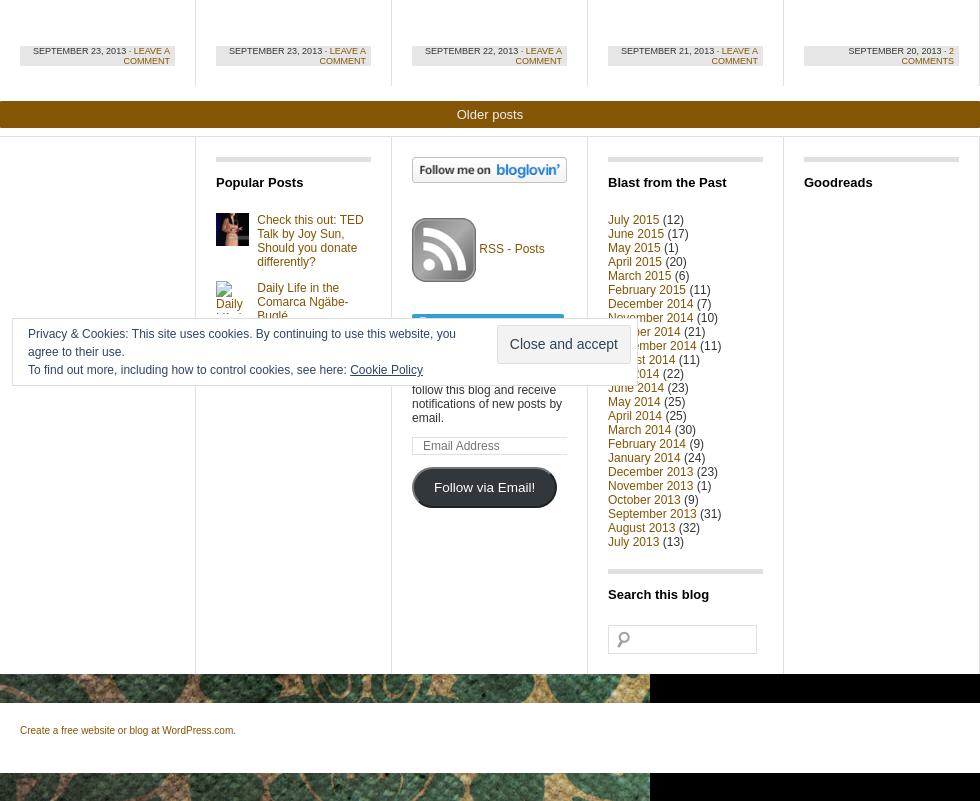 The image size is (980, 801). I want to click on 'Older posts', so click(489, 113).